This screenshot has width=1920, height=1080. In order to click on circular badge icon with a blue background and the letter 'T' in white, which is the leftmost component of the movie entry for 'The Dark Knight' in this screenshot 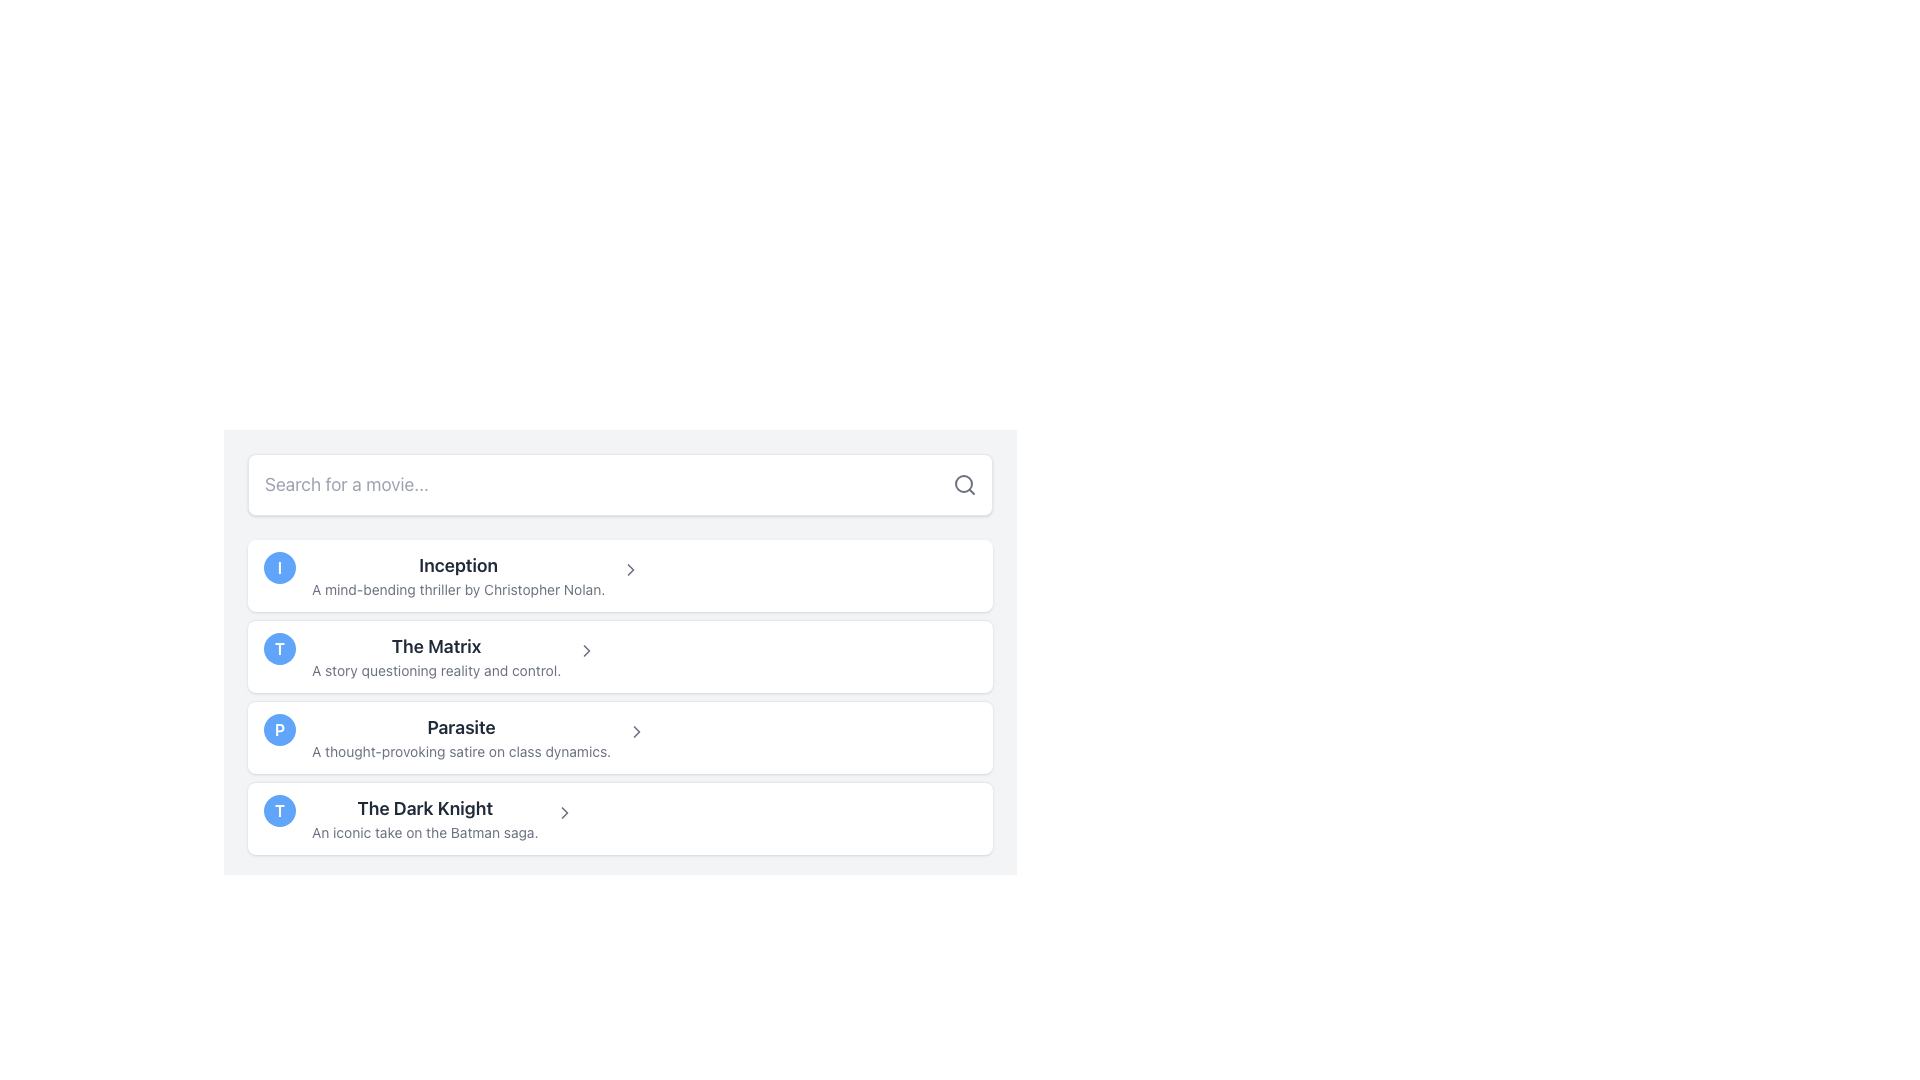, I will do `click(278, 810)`.